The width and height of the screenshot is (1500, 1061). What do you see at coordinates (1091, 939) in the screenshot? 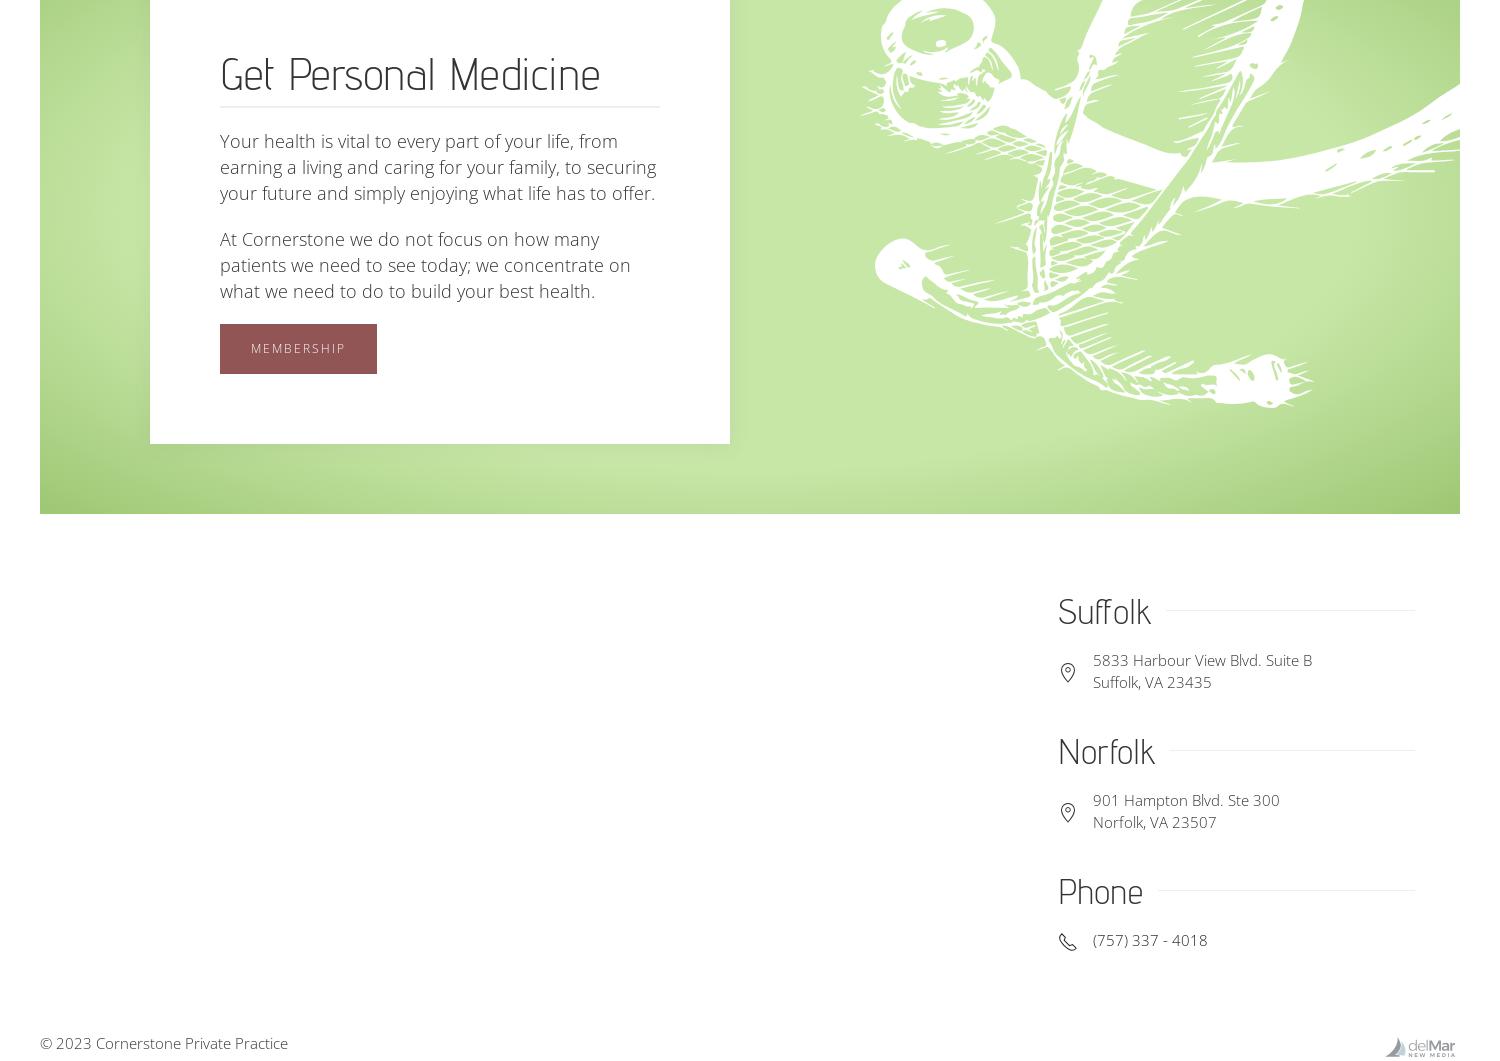
I see `'(757) 337 - 4018'` at bounding box center [1091, 939].